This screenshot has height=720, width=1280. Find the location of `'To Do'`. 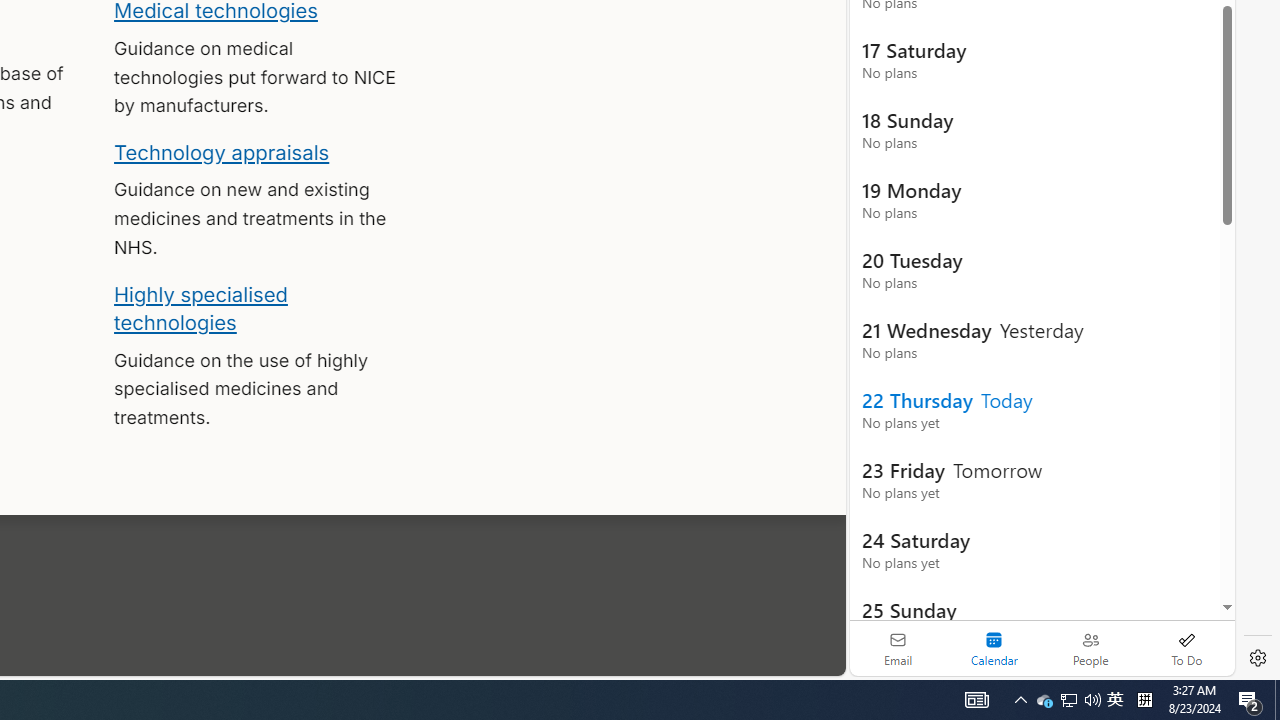

'To Do' is located at coordinates (1186, 648).